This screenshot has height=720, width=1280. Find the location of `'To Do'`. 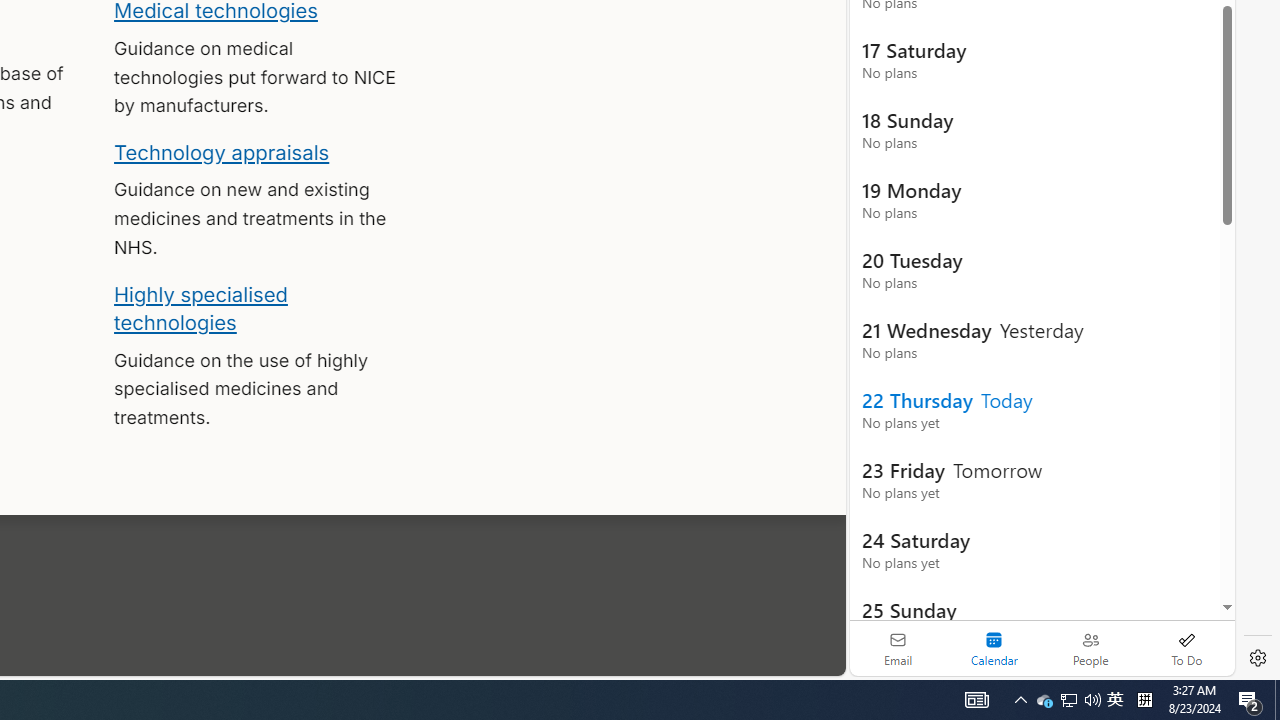

'To Do' is located at coordinates (1186, 648).